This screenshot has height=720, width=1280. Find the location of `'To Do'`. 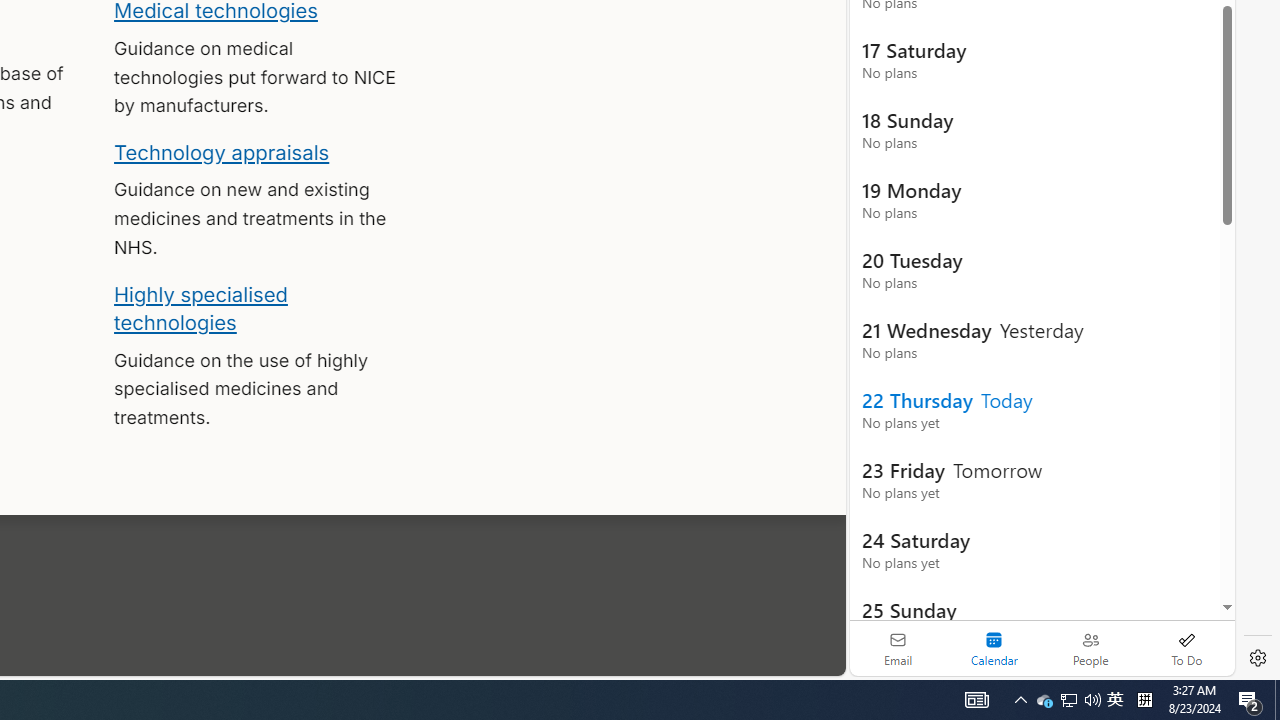

'To Do' is located at coordinates (1186, 648).